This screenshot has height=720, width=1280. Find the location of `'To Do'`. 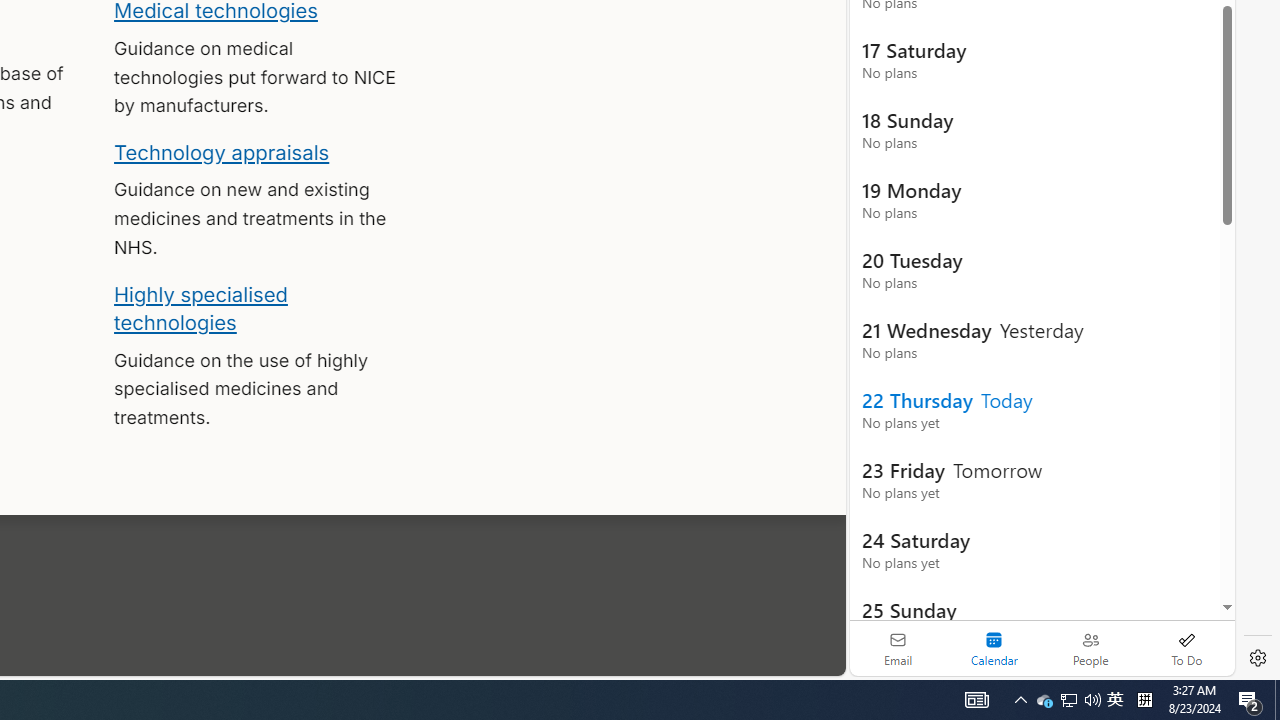

'To Do' is located at coordinates (1186, 648).